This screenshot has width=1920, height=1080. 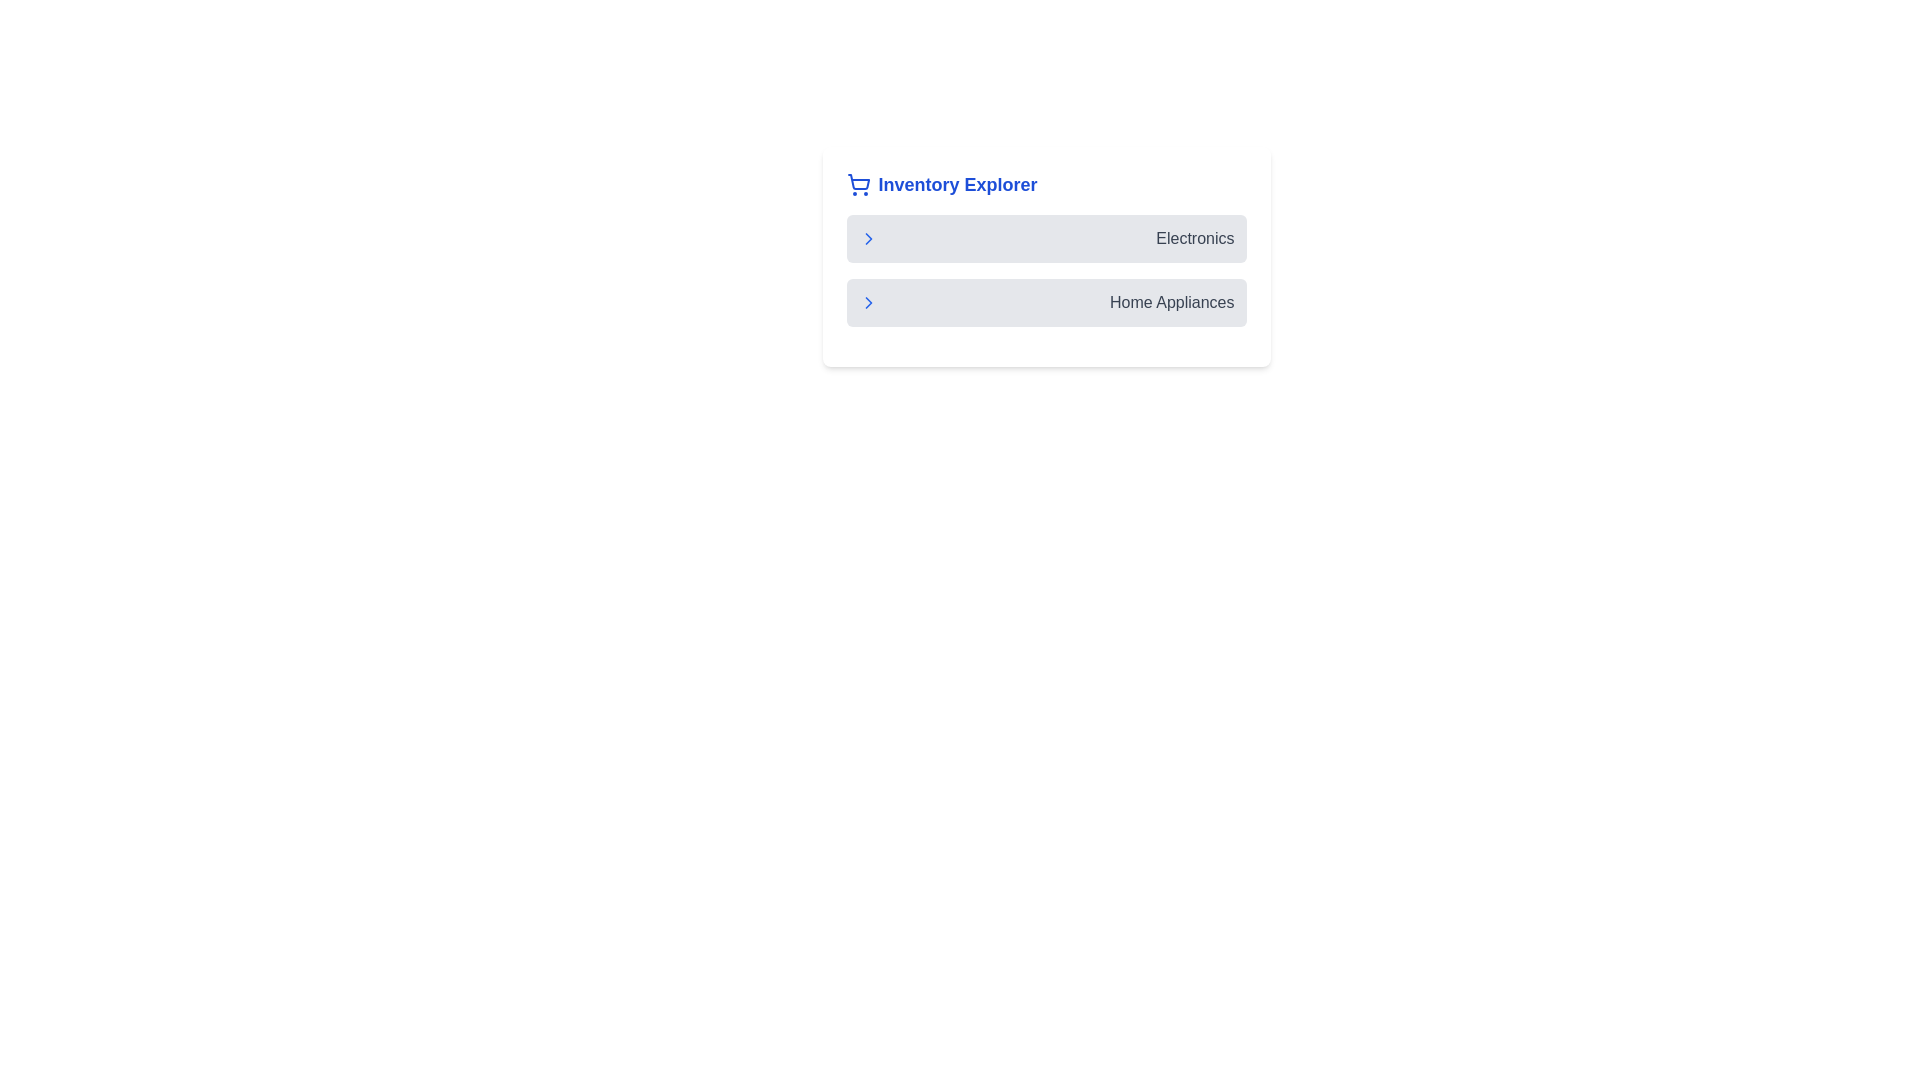 What do you see at coordinates (1045, 238) in the screenshot?
I see `the button labeled 'Electronics' that serves as a navigational component in the top section of a vertical list, positioned directly above the 'Home Appliances' button` at bounding box center [1045, 238].